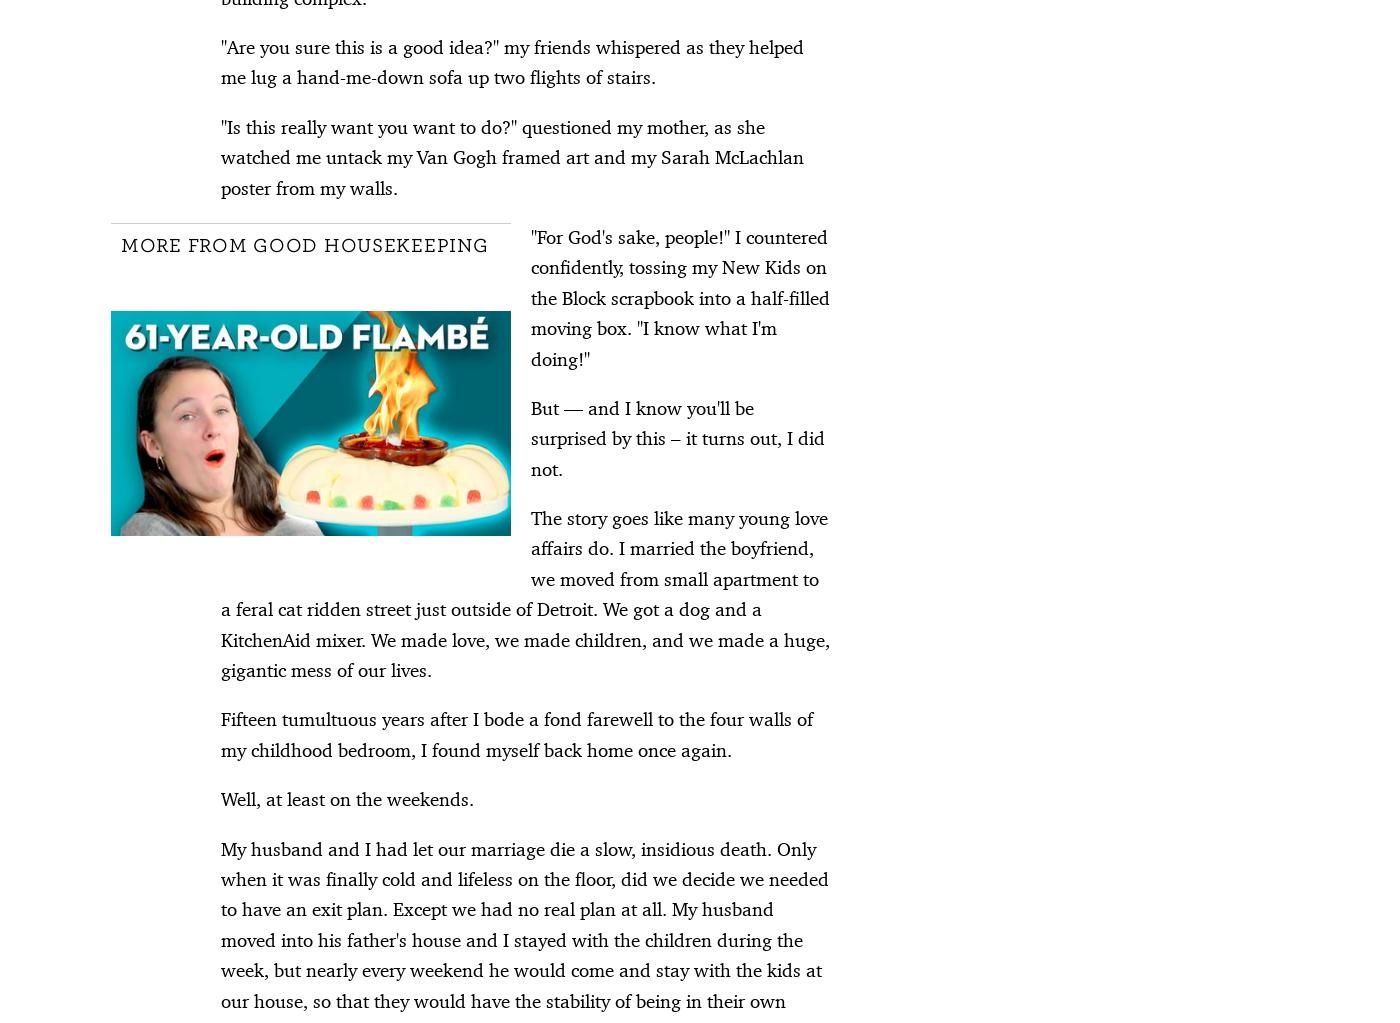  Describe the element at coordinates (449, 819) in the screenshot. I see `'Contact Us'` at that location.